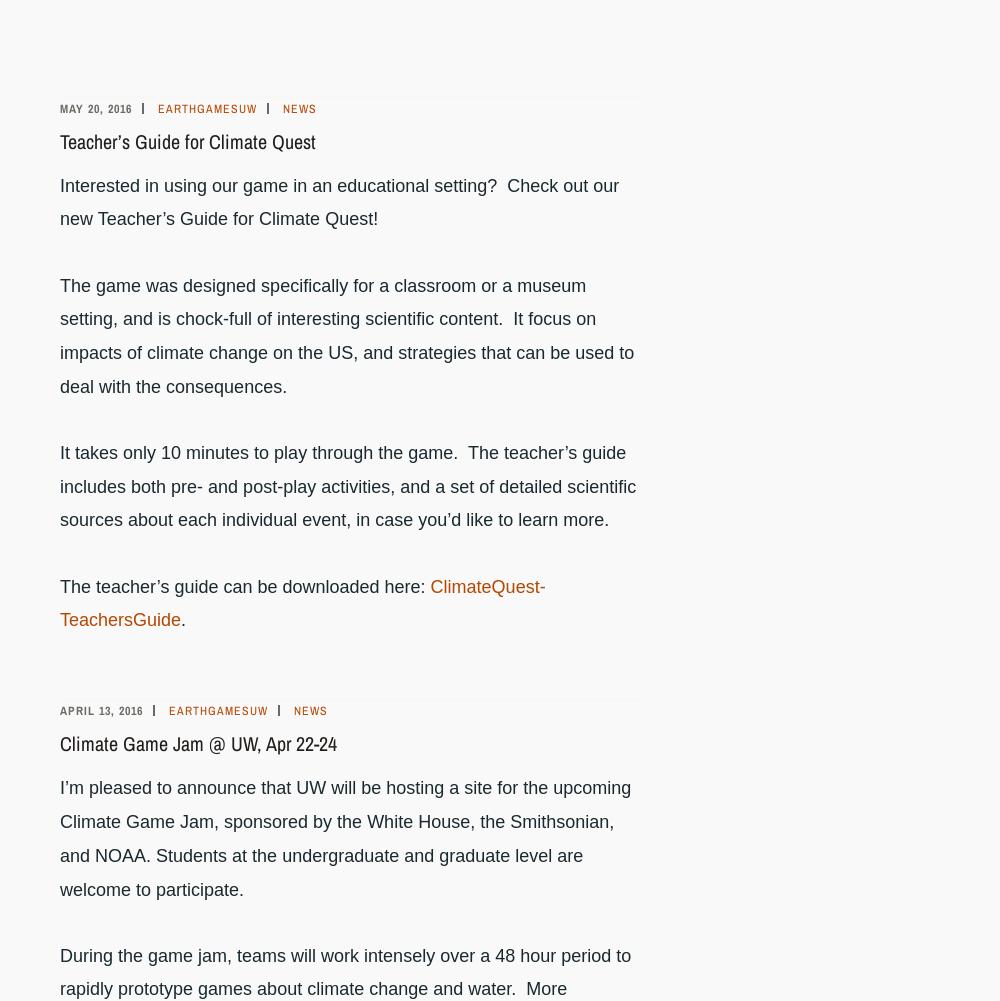 The height and width of the screenshot is (1001, 1000). Describe the element at coordinates (302, 603) in the screenshot. I see `'ClimateQuest-TeachersGuide'` at that location.